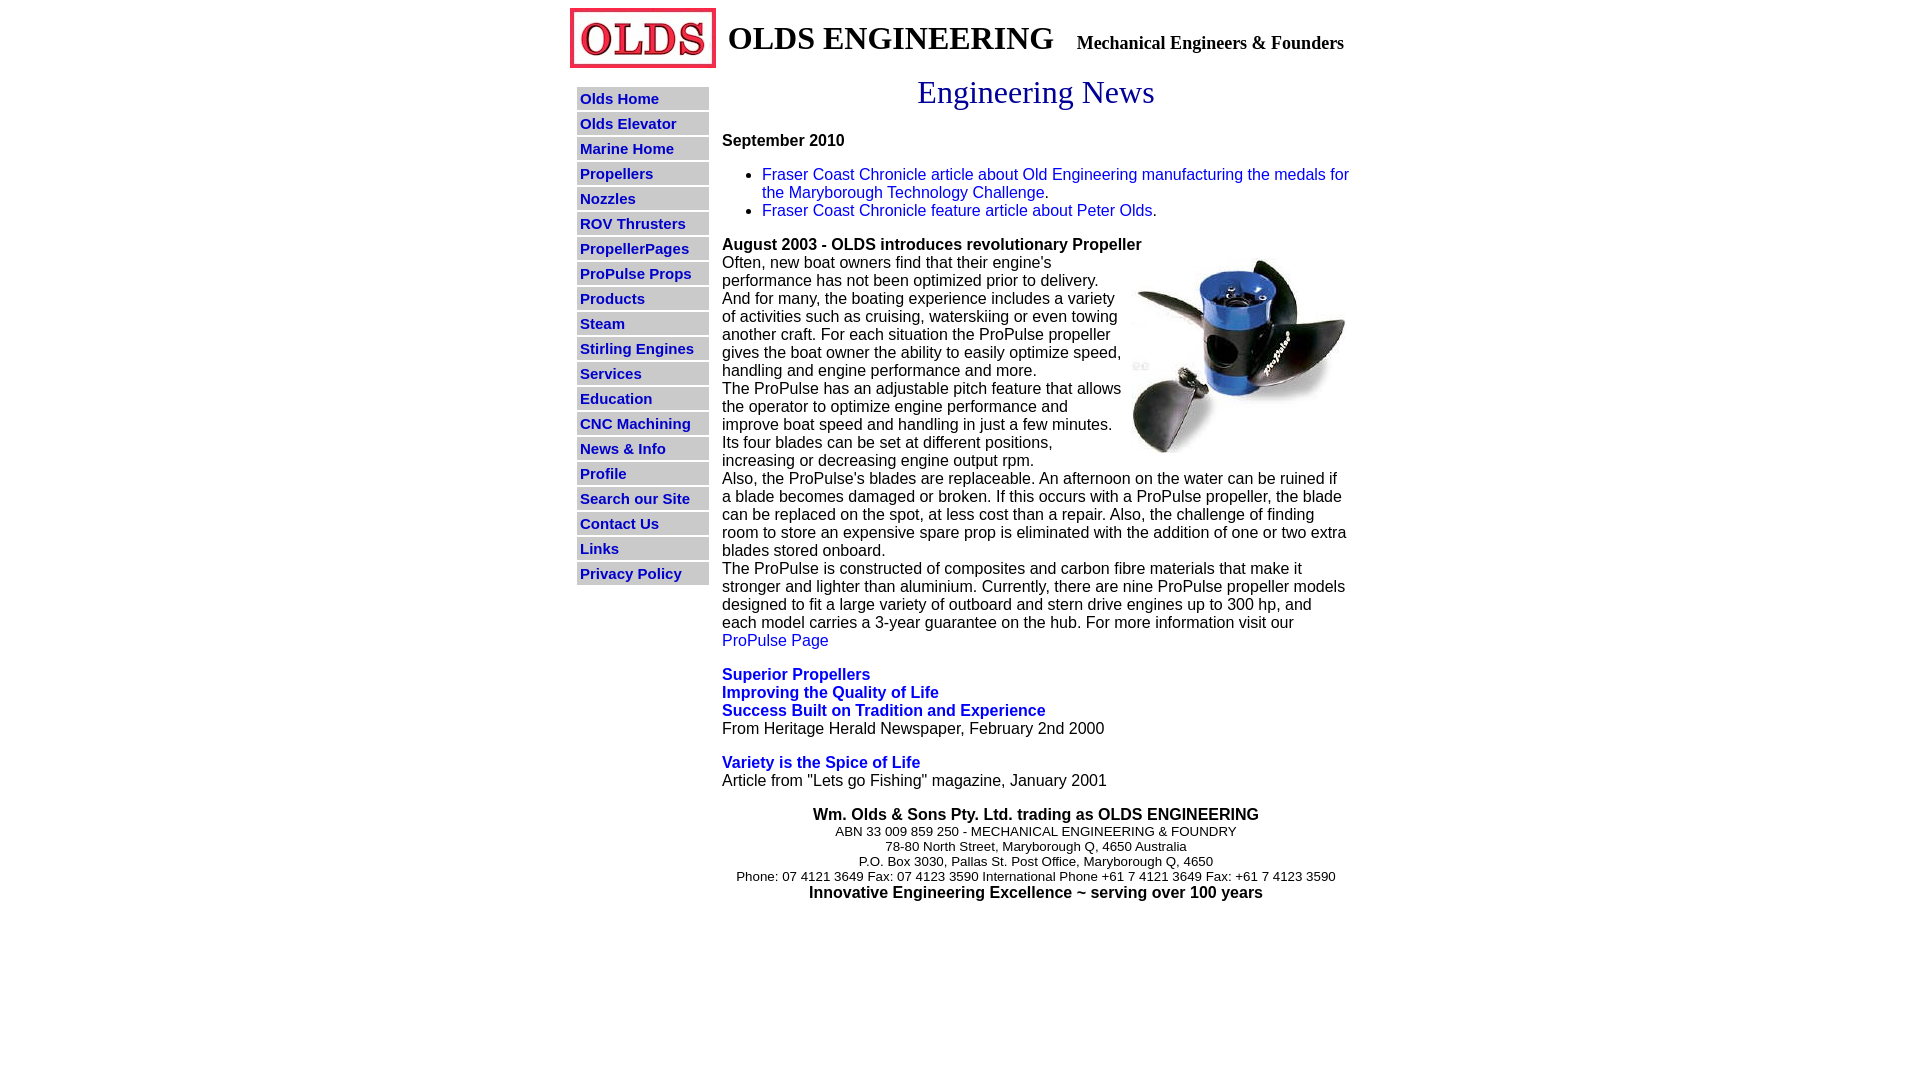  What do you see at coordinates (643, 123) in the screenshot?
I see `'Olds Elevator'` at bounding box center [643, 123].